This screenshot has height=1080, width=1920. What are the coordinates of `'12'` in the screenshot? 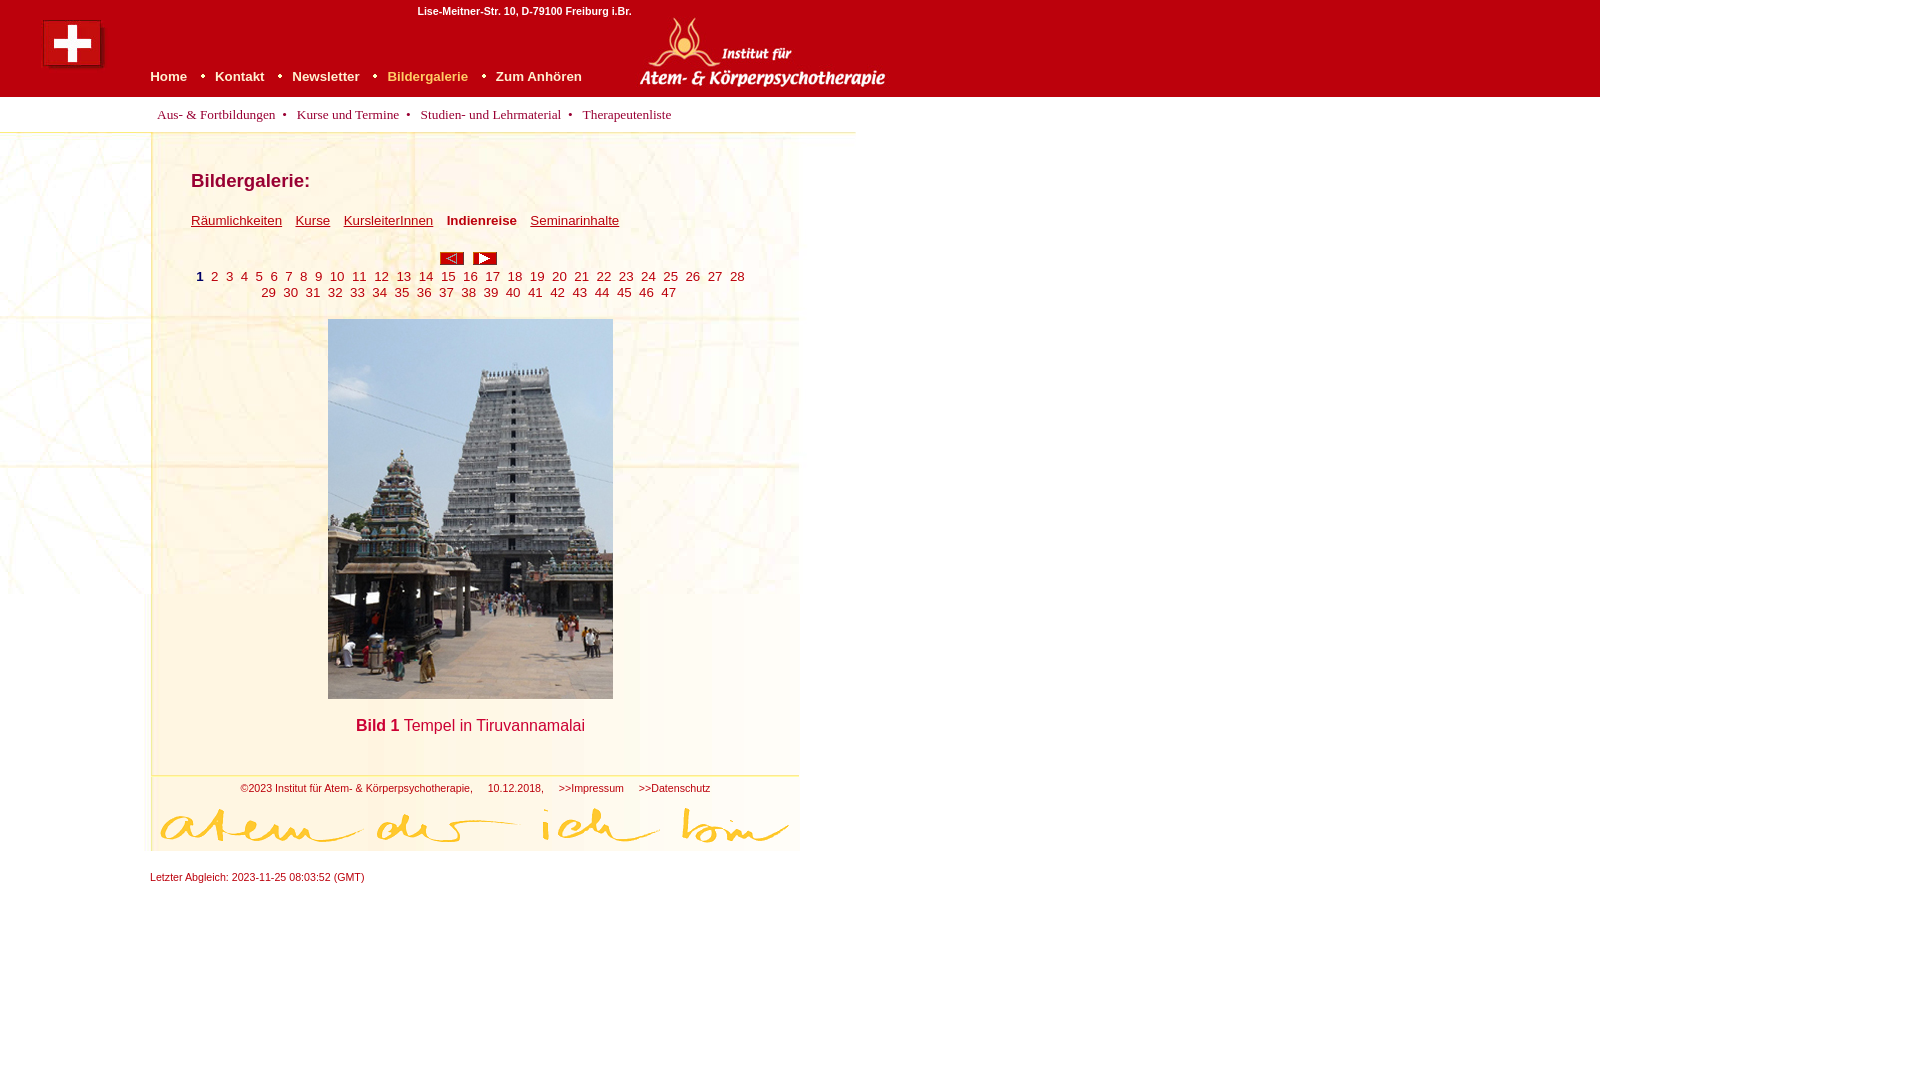 It's located at (381, 276).